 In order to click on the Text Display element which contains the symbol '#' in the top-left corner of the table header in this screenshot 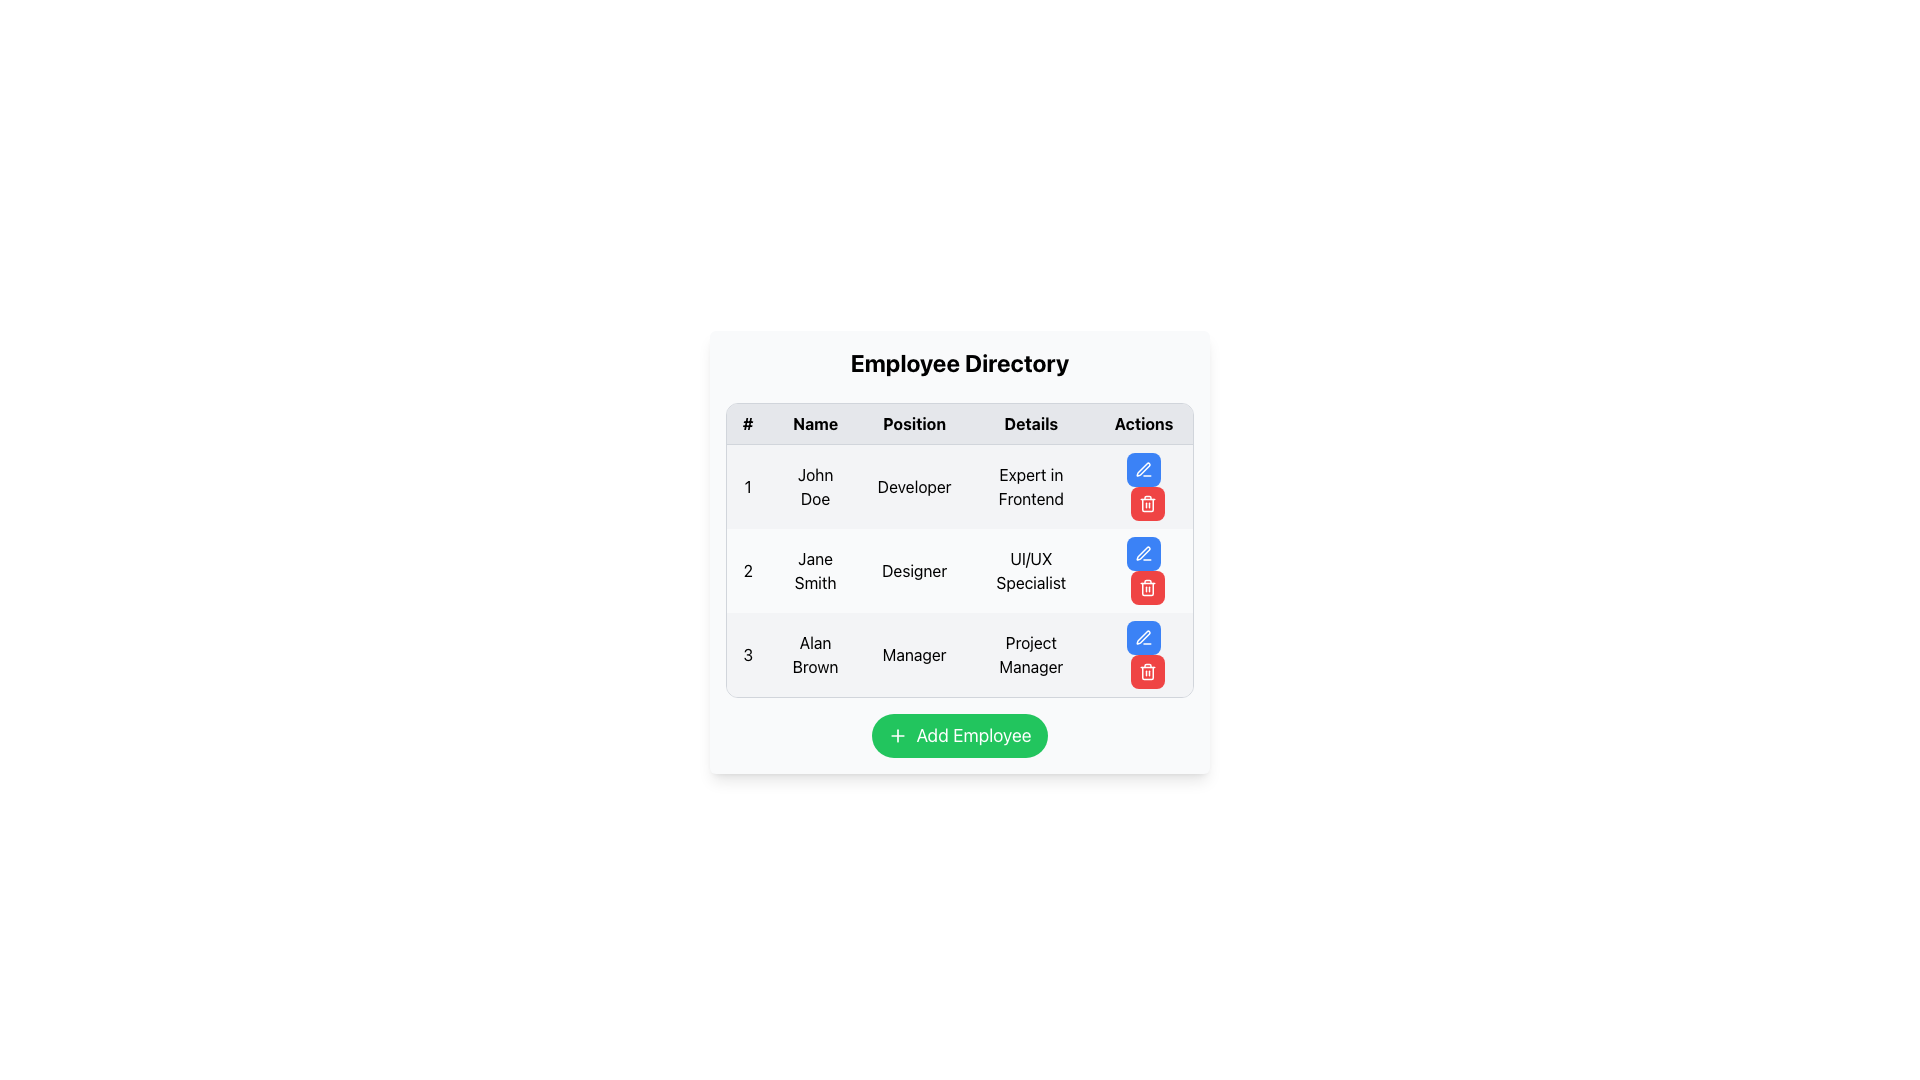, I will do `click(747, 423)`.